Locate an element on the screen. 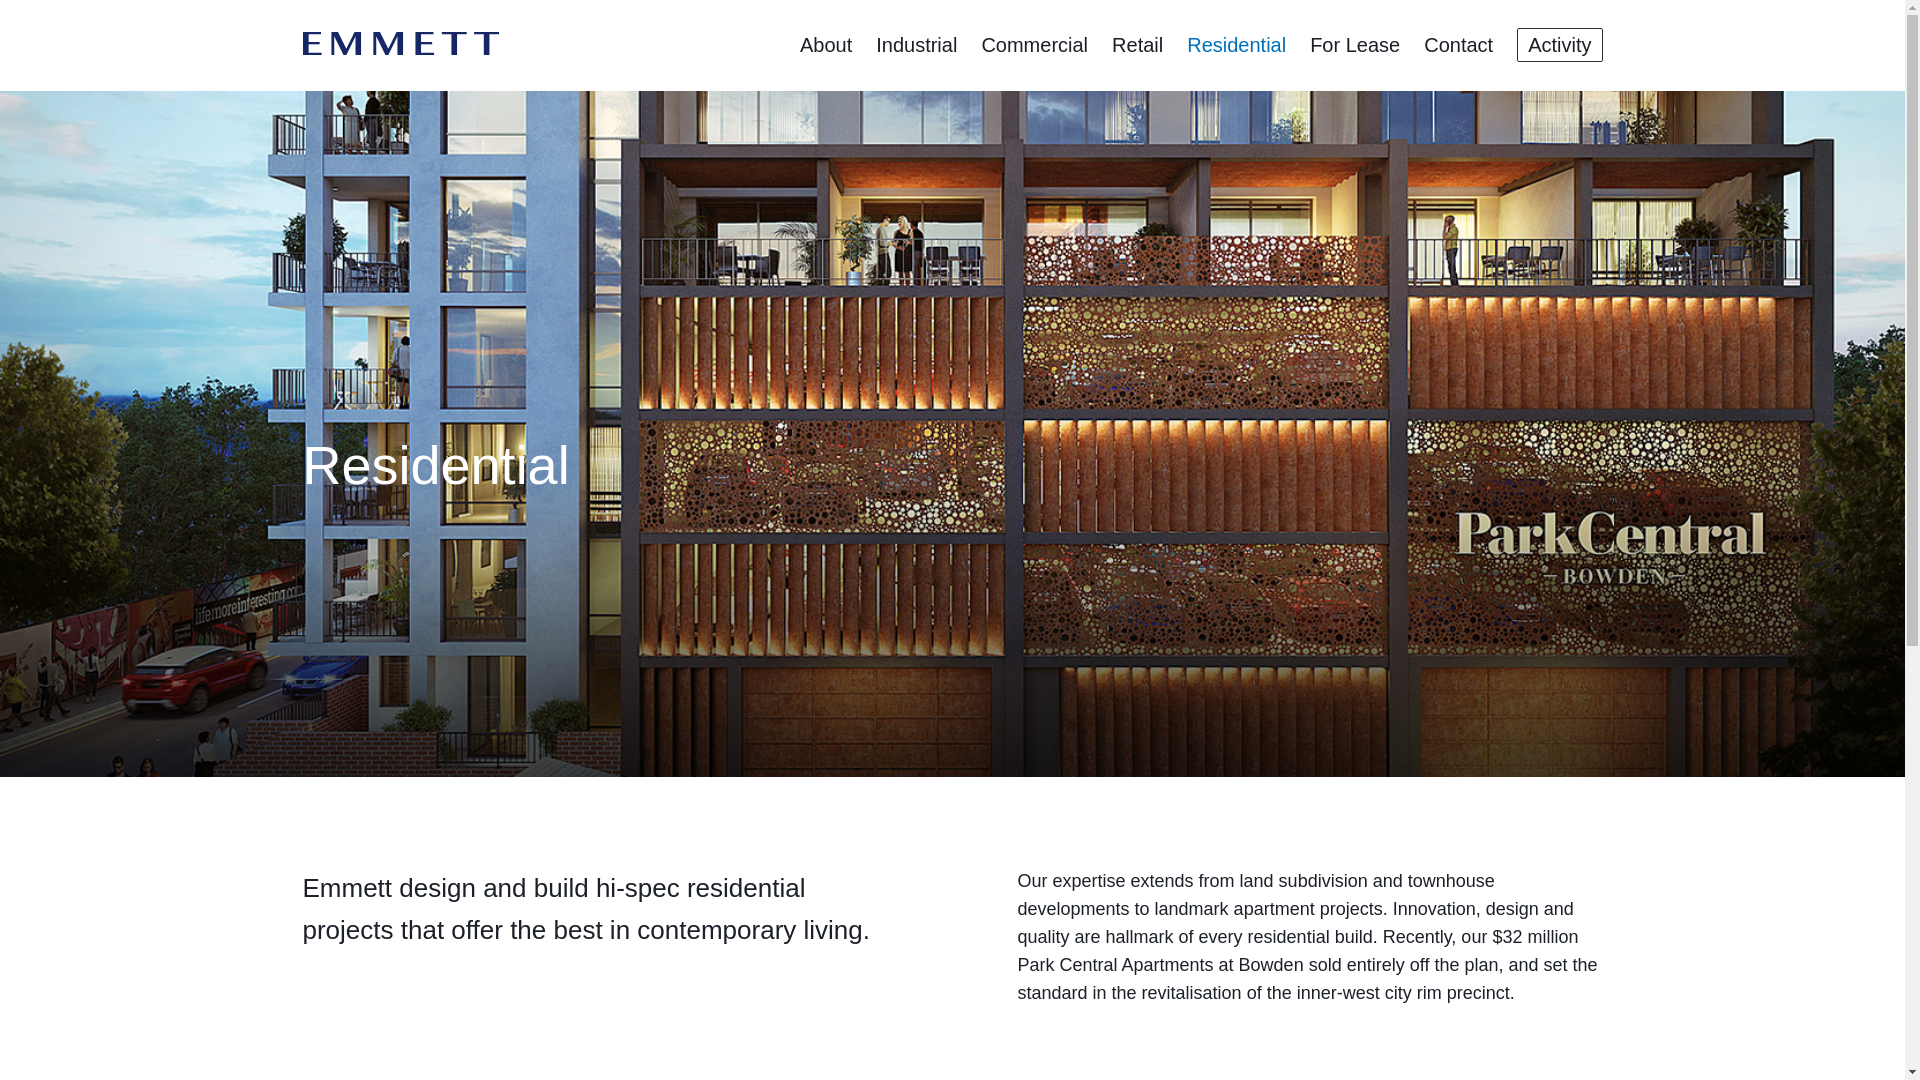 The width and height of the screenshot is (1920, 1080). 'Commercial' is located at coordinates (1034, 45).